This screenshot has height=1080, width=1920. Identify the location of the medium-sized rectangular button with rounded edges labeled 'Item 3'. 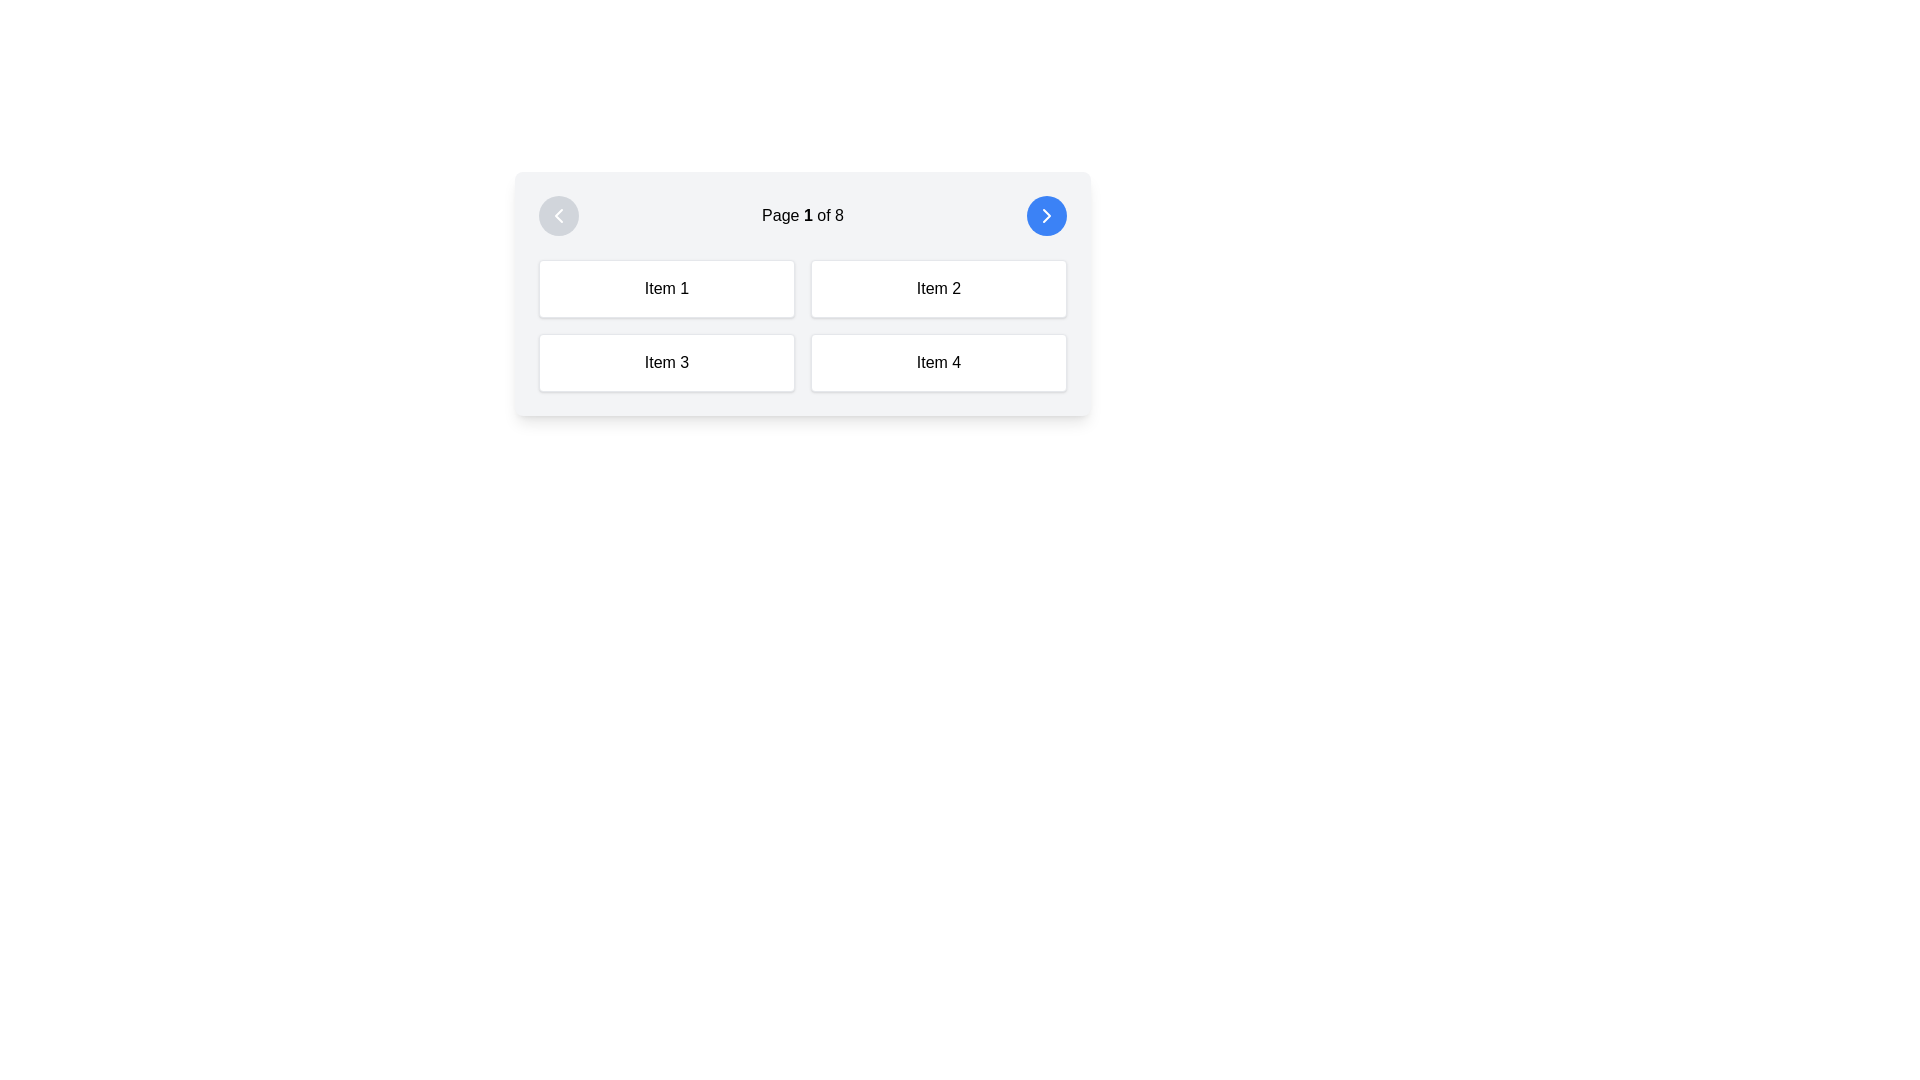
(667, 362).